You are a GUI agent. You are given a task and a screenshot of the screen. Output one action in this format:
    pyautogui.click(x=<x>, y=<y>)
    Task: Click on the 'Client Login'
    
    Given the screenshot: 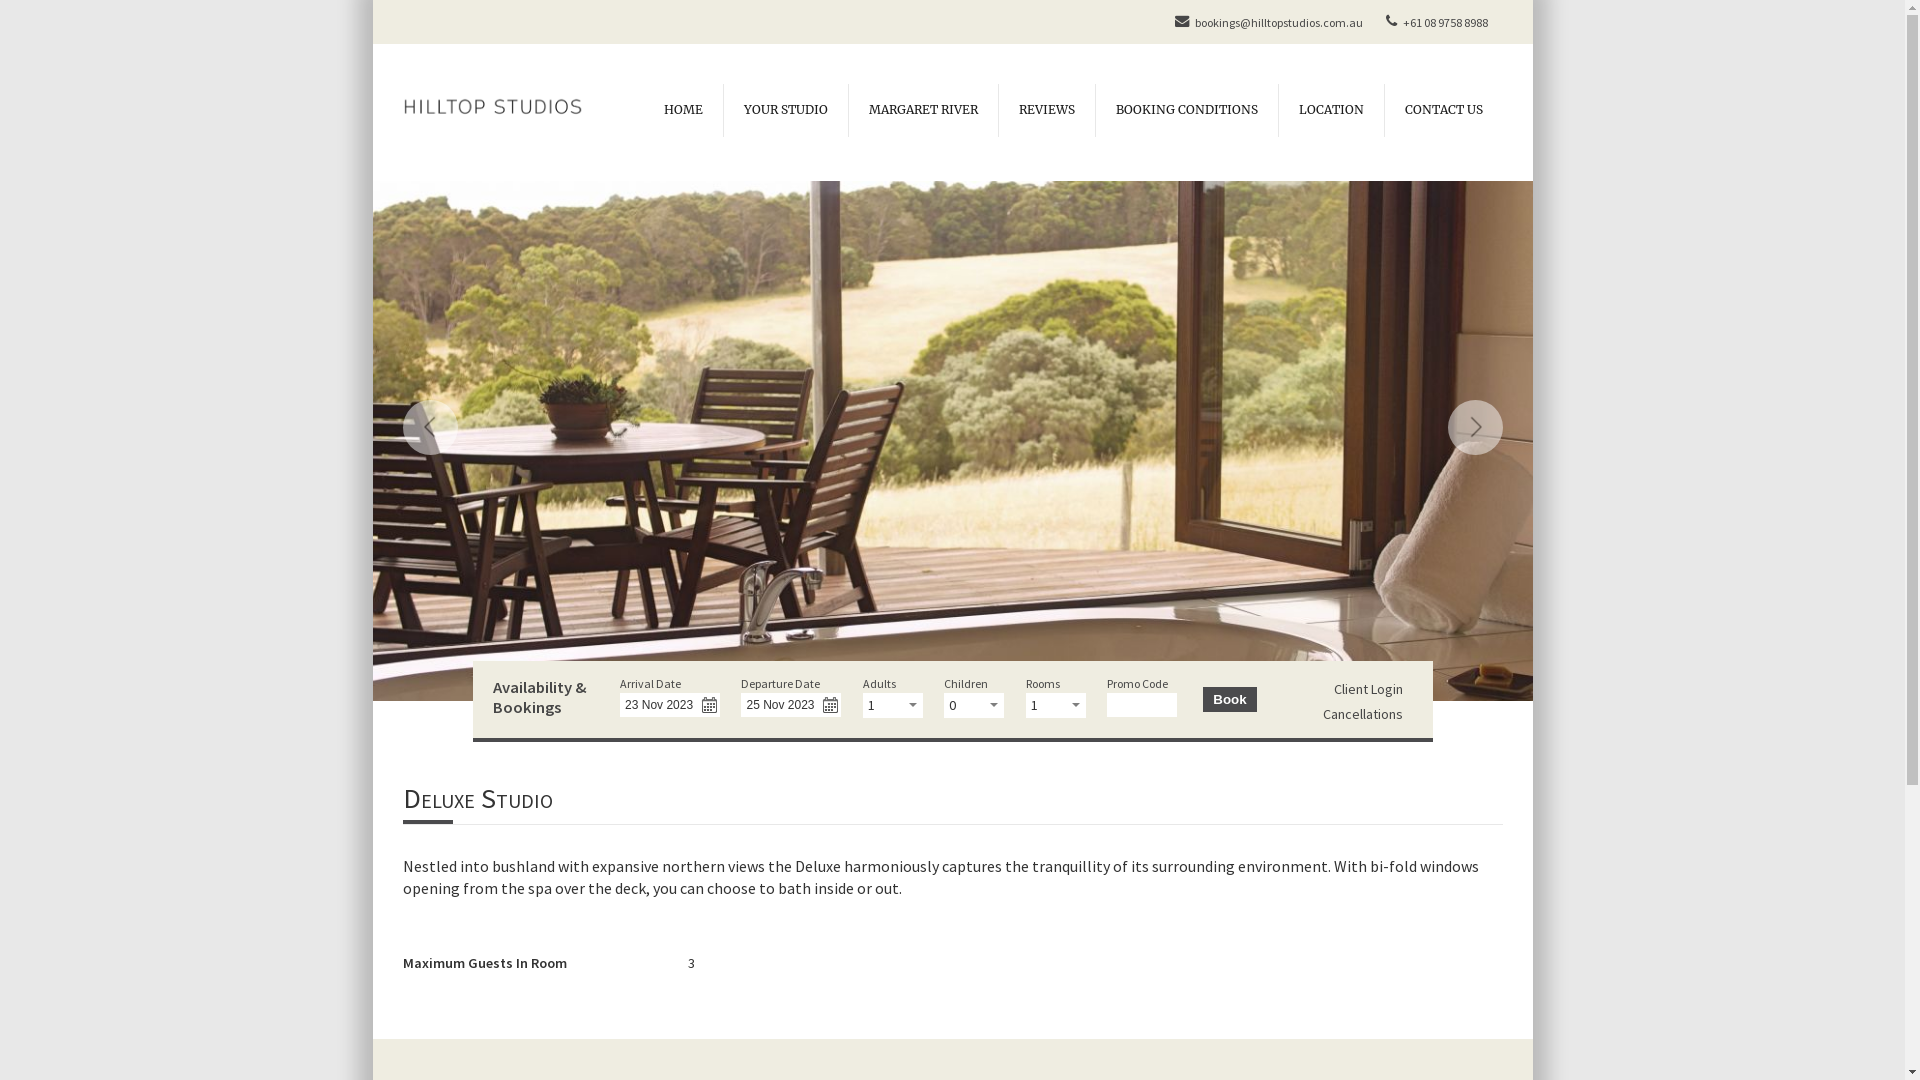 What is the action you would take?
    pyautogui.click(x=1367, y=688)
    